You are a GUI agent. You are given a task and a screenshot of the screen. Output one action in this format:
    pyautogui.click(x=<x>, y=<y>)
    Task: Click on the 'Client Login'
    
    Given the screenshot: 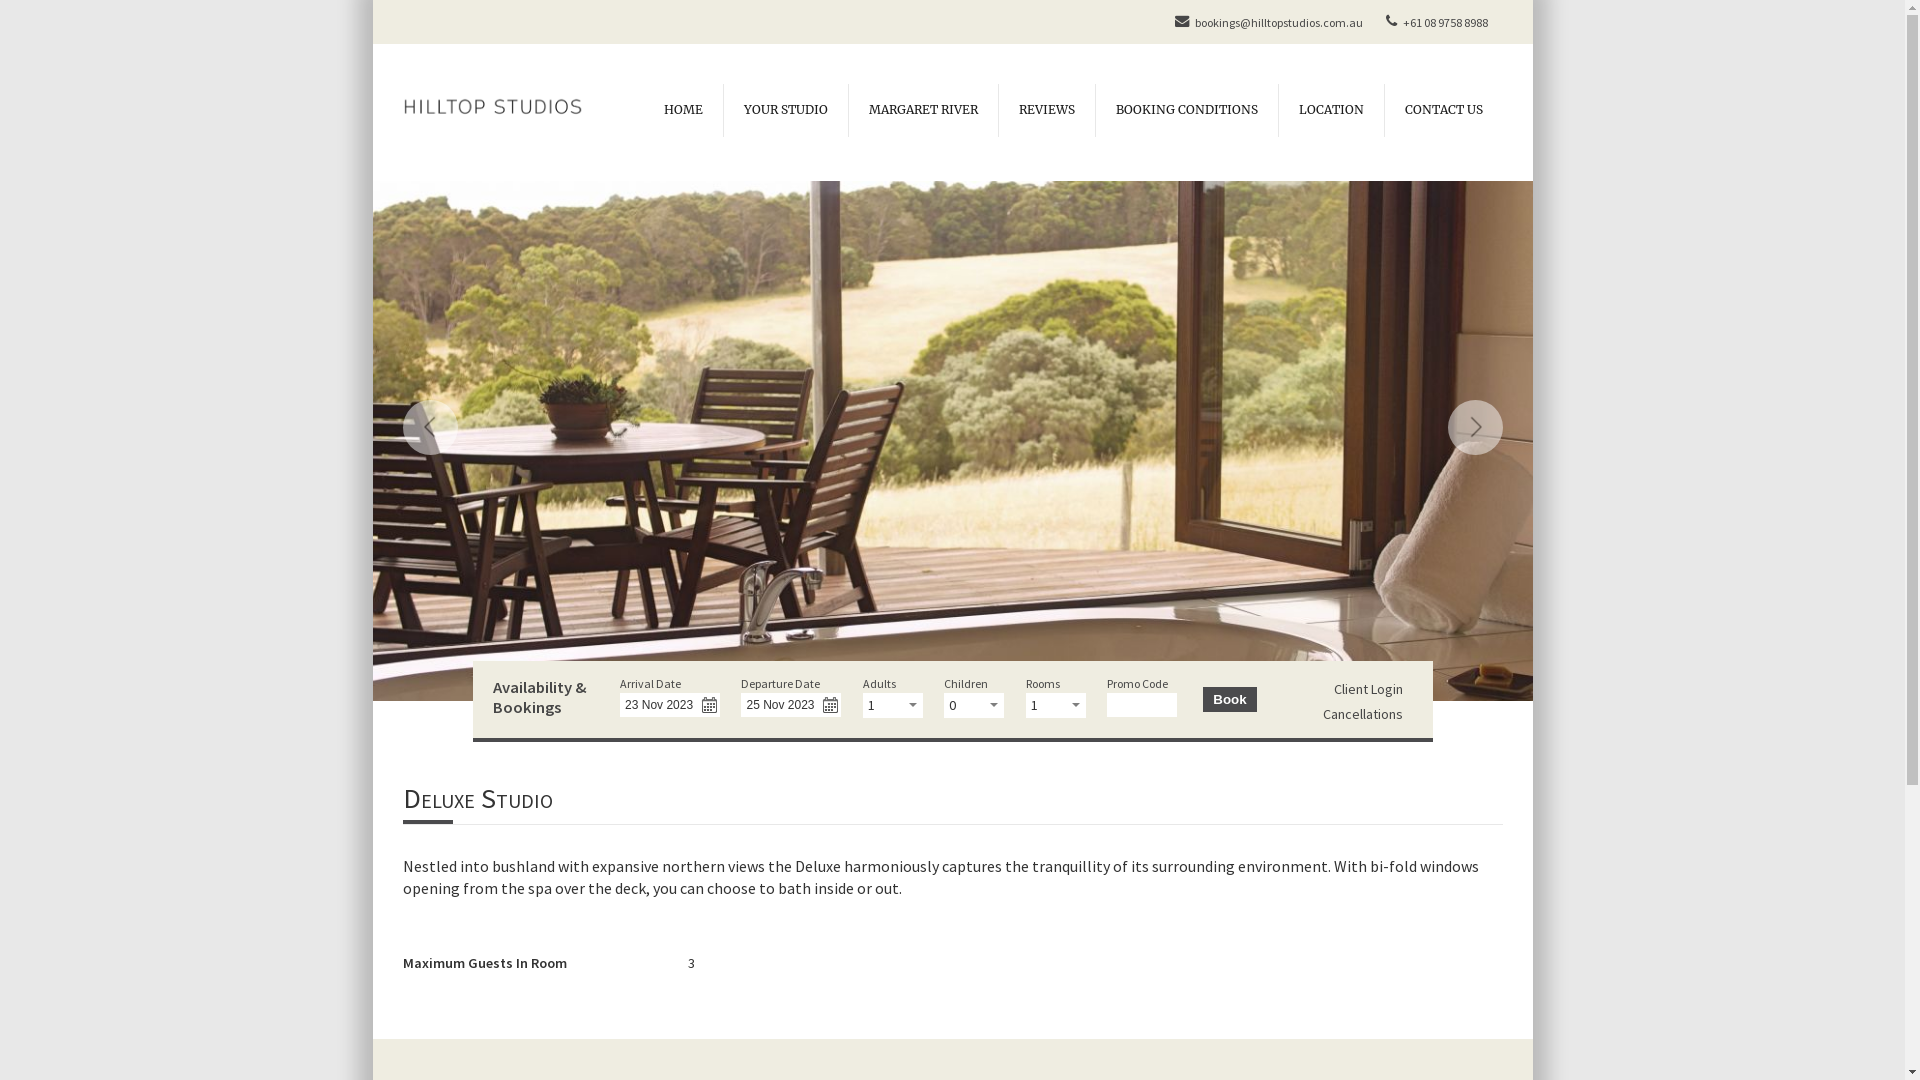 What is the action you would take?
    pyautogui.click(x=1367, y=688)
    